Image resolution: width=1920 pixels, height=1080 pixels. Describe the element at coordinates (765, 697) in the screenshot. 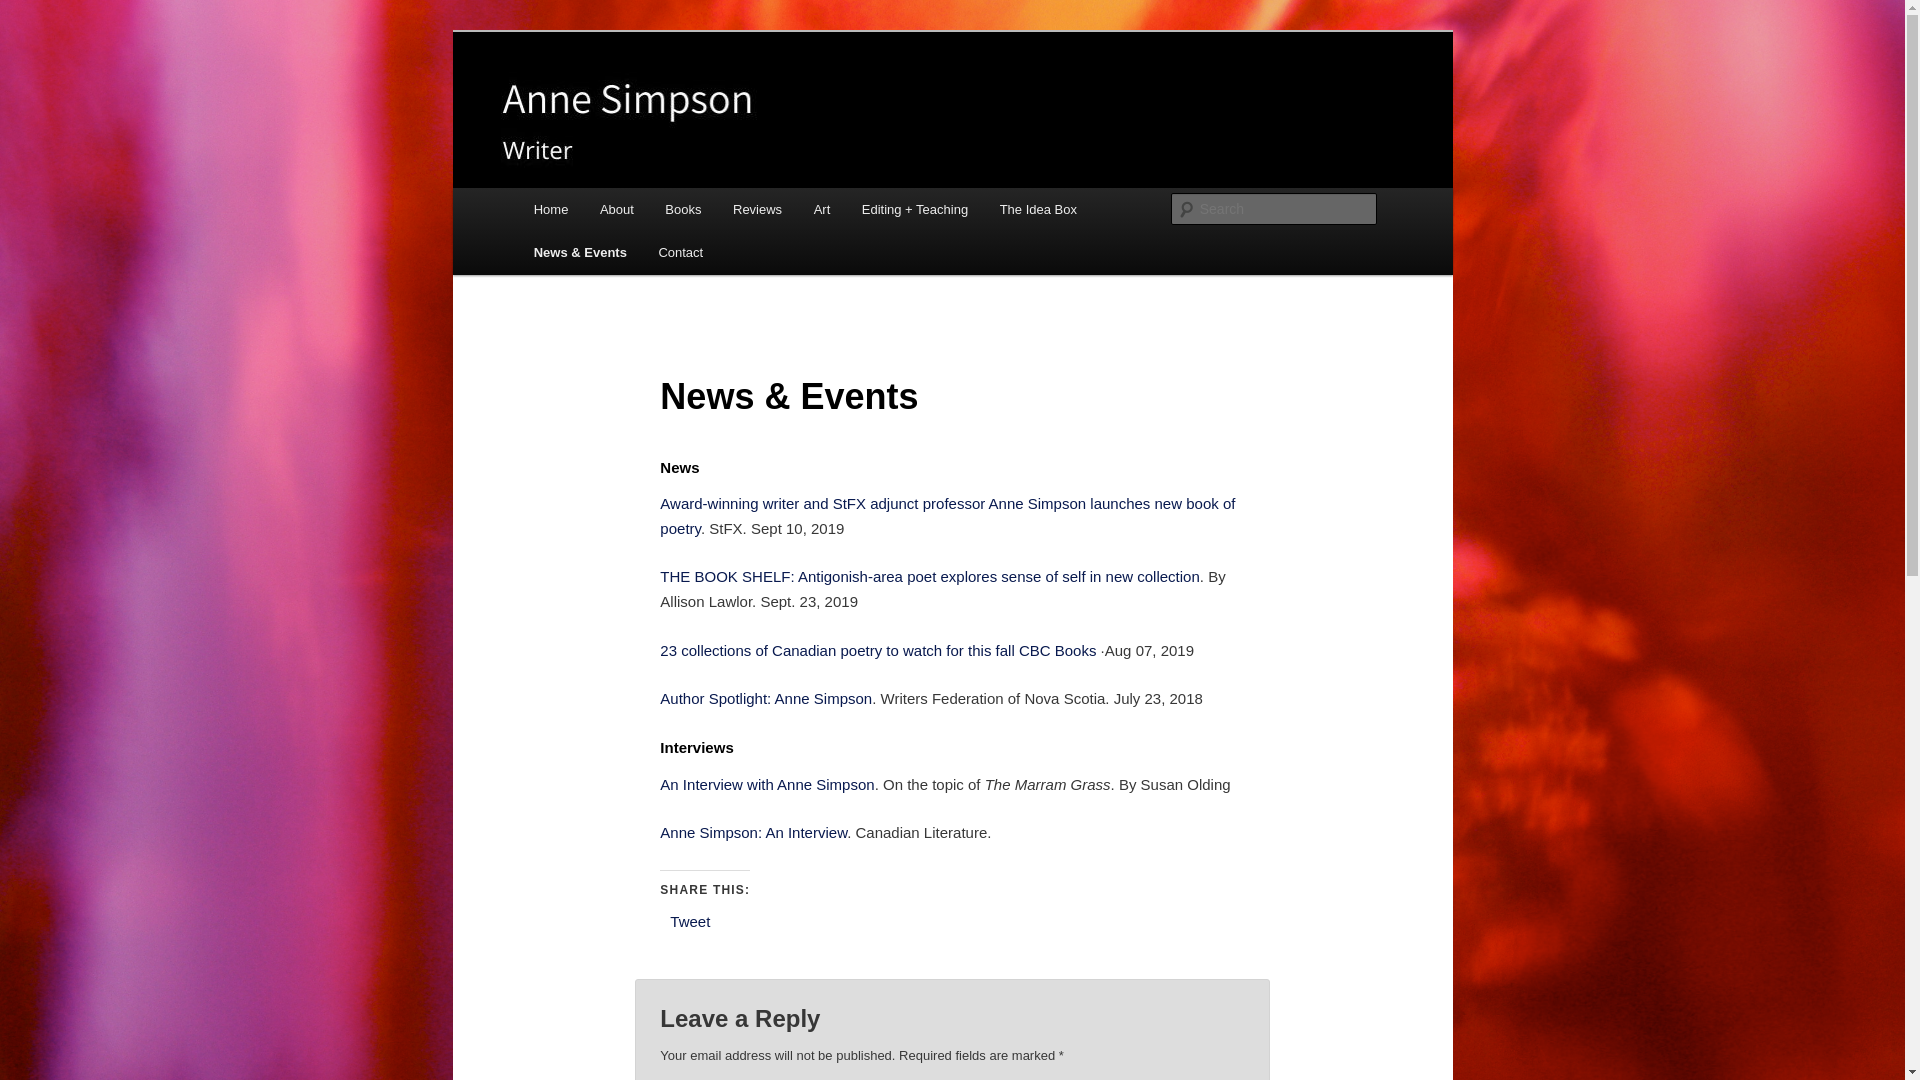

I see `'Author Spotlight: Anne Simpson'` at that location.